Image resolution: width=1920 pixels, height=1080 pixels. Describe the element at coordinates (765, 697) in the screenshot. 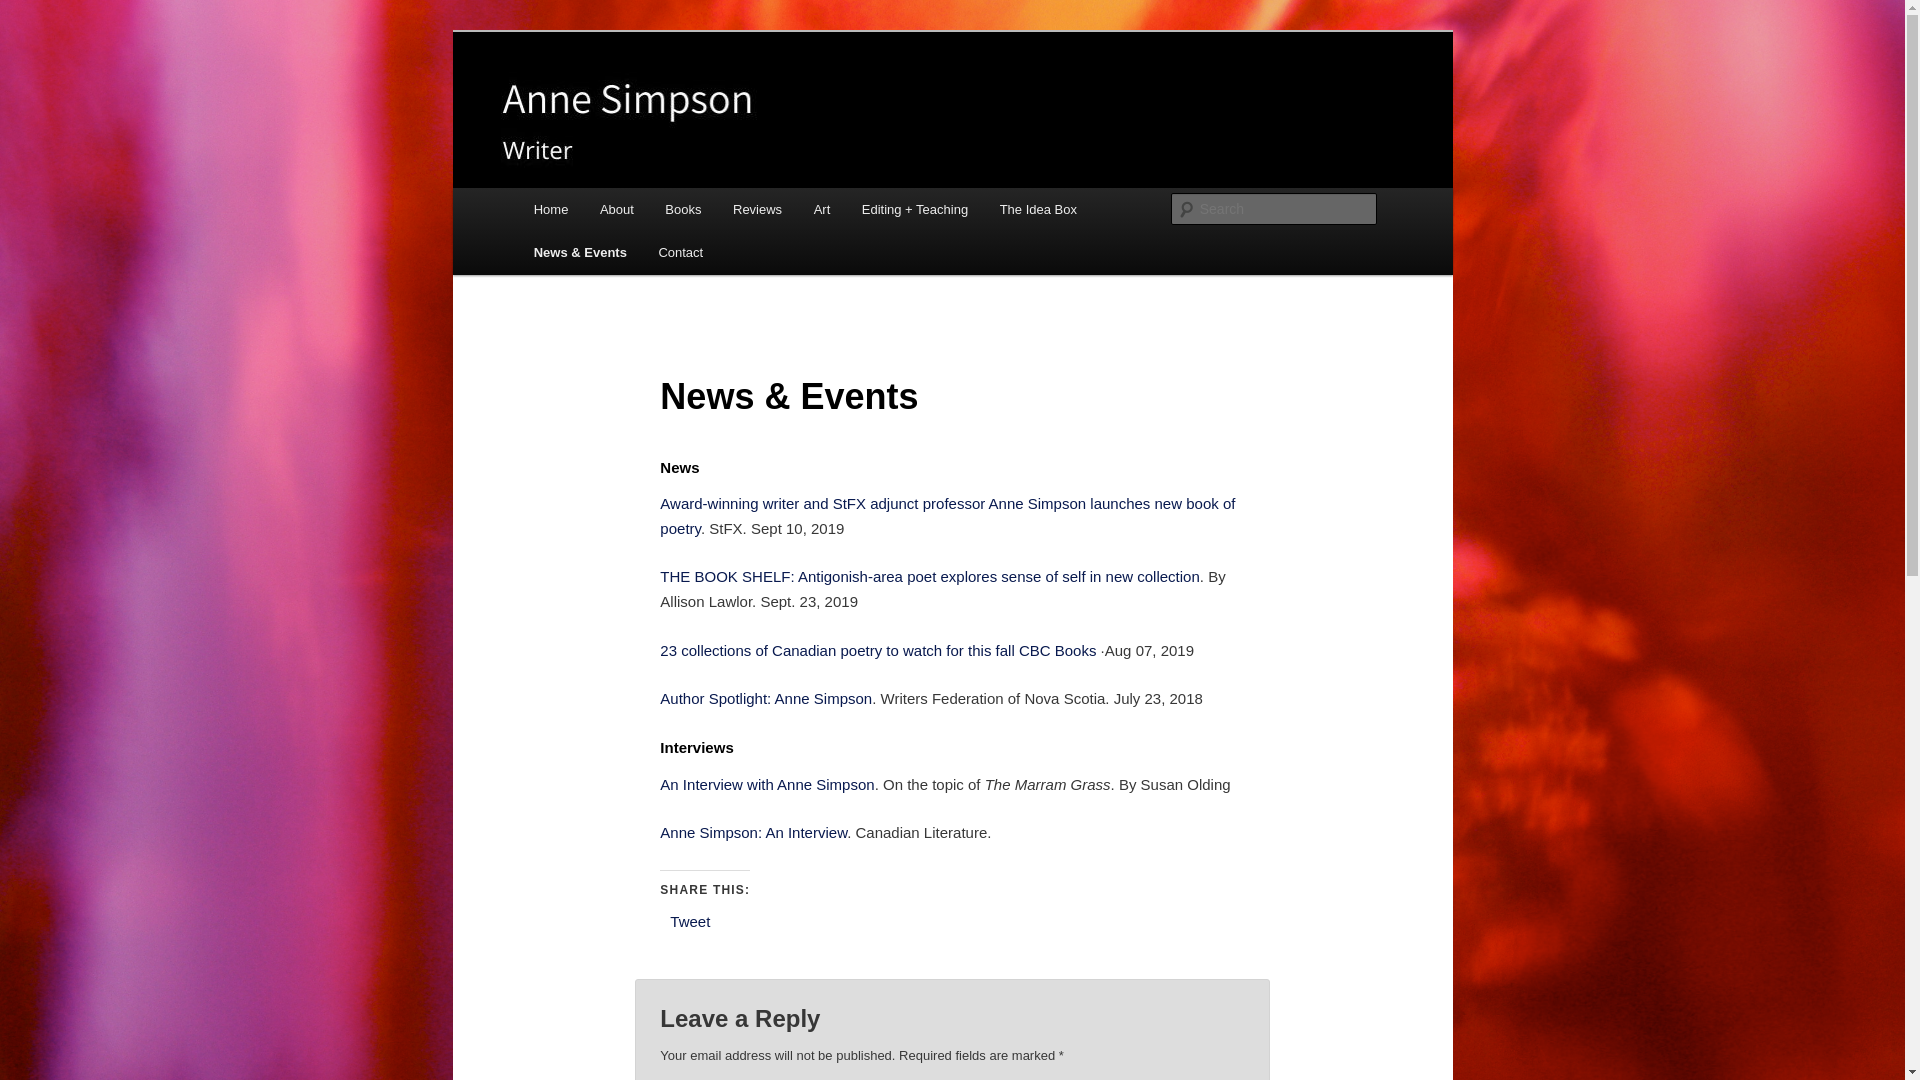

I see `'Author Spotlight: Anne Simpson'` at that location.